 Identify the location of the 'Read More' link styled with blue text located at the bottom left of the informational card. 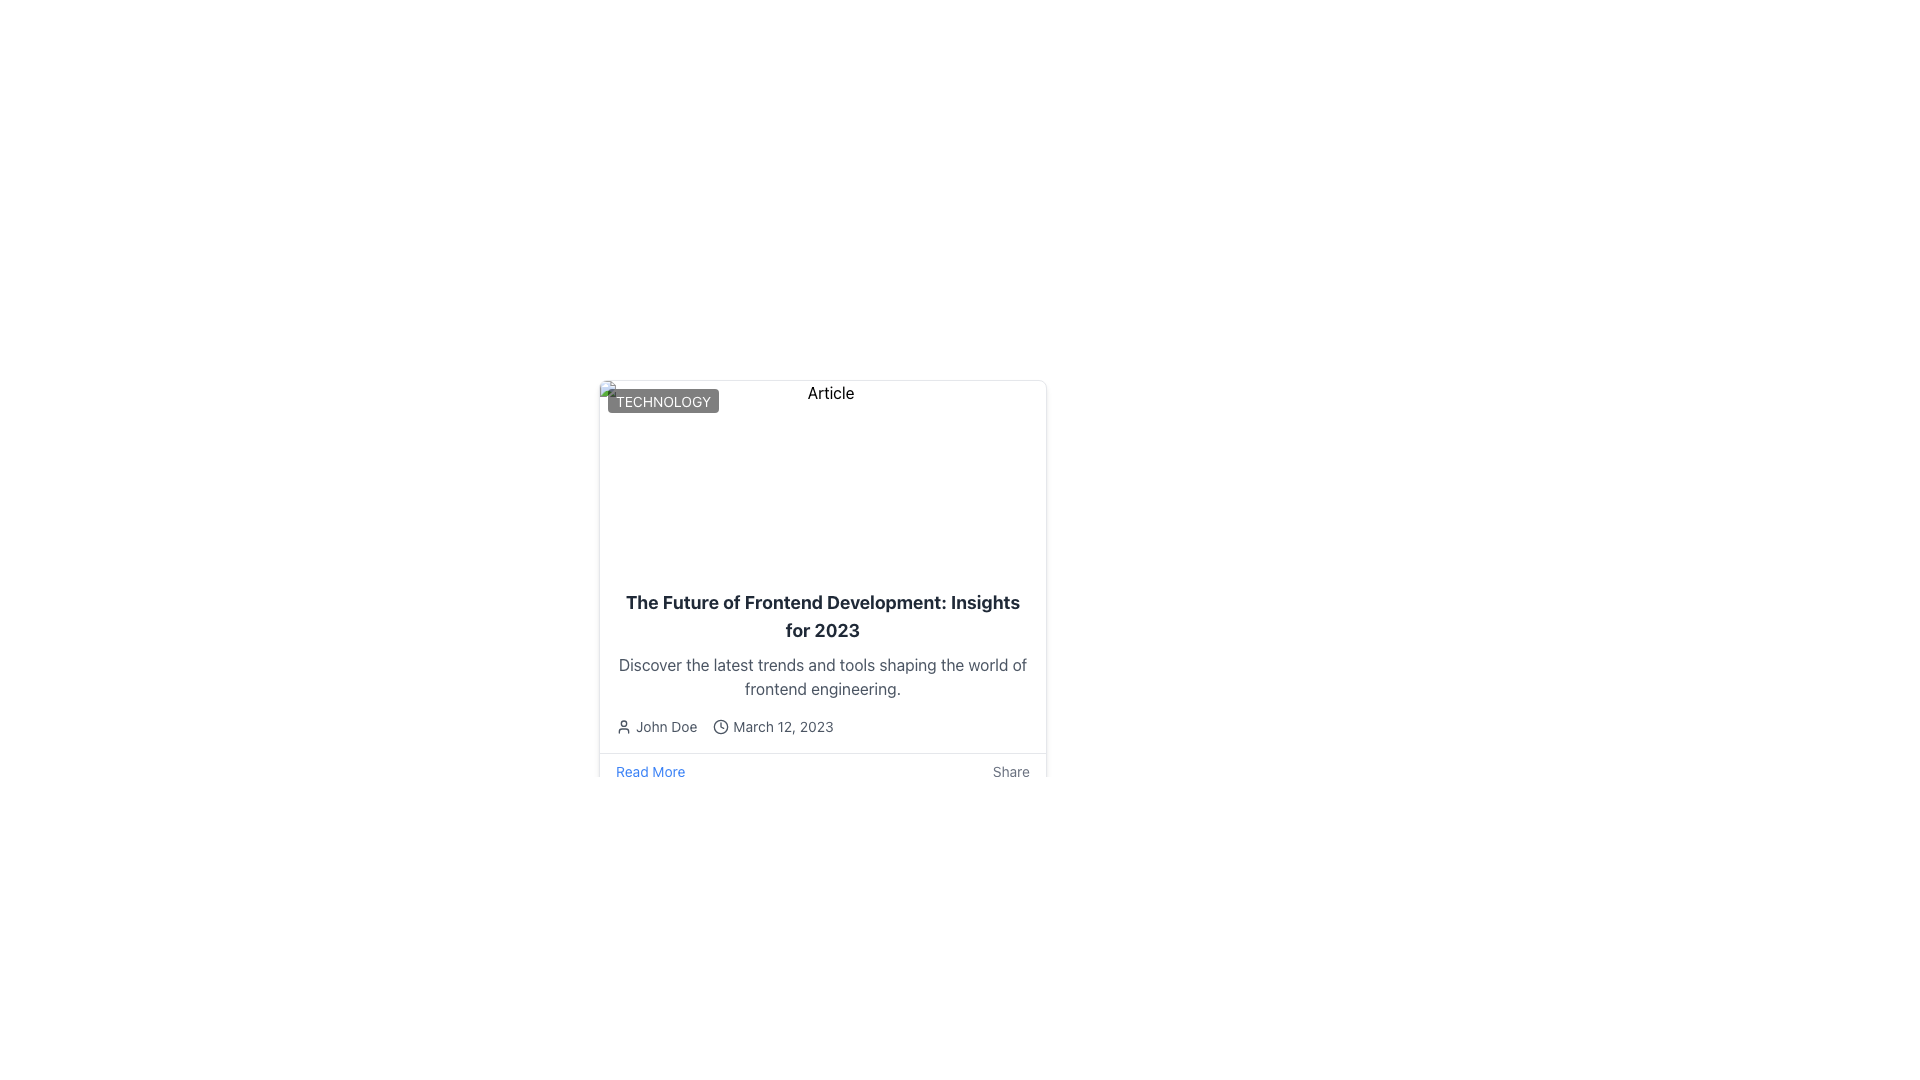
(650, 770).